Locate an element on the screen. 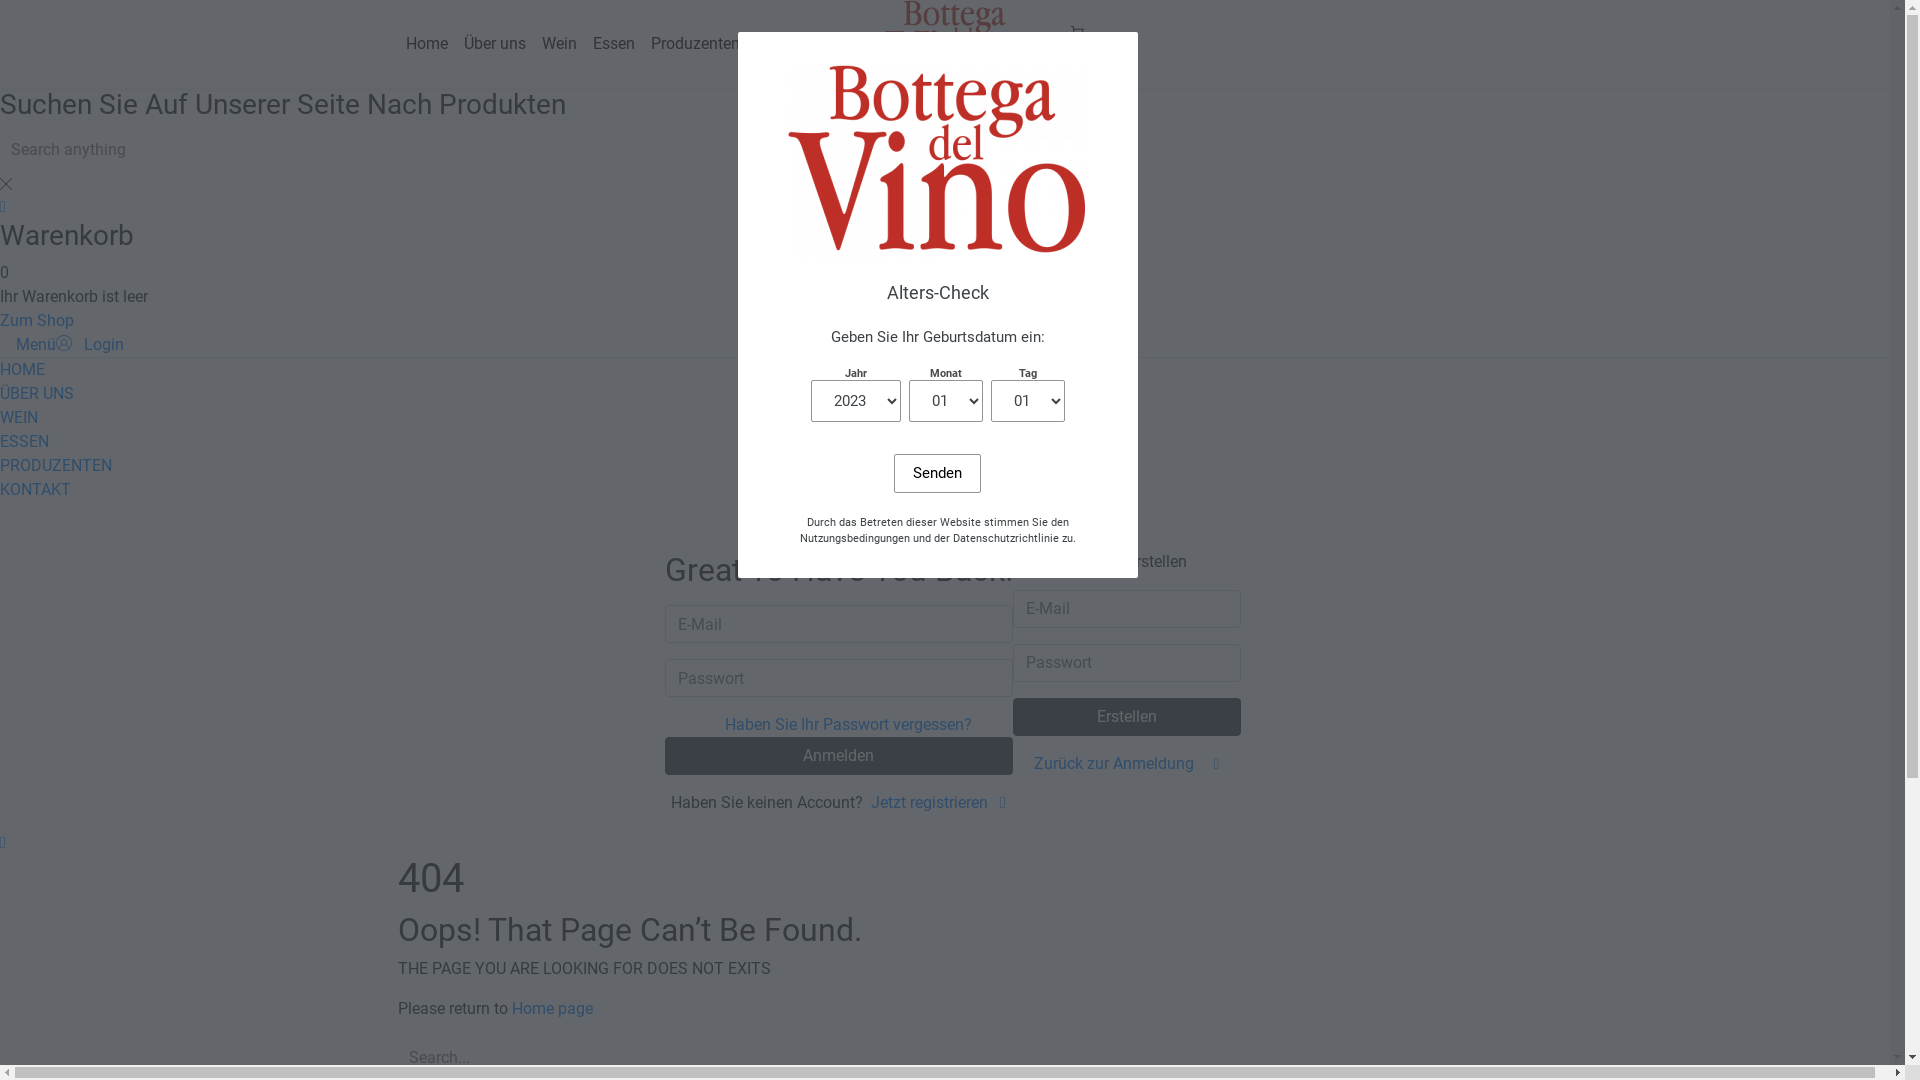 The image size is (1920, 1080). 'KONTAKT' is located at coordinates (35, 489).